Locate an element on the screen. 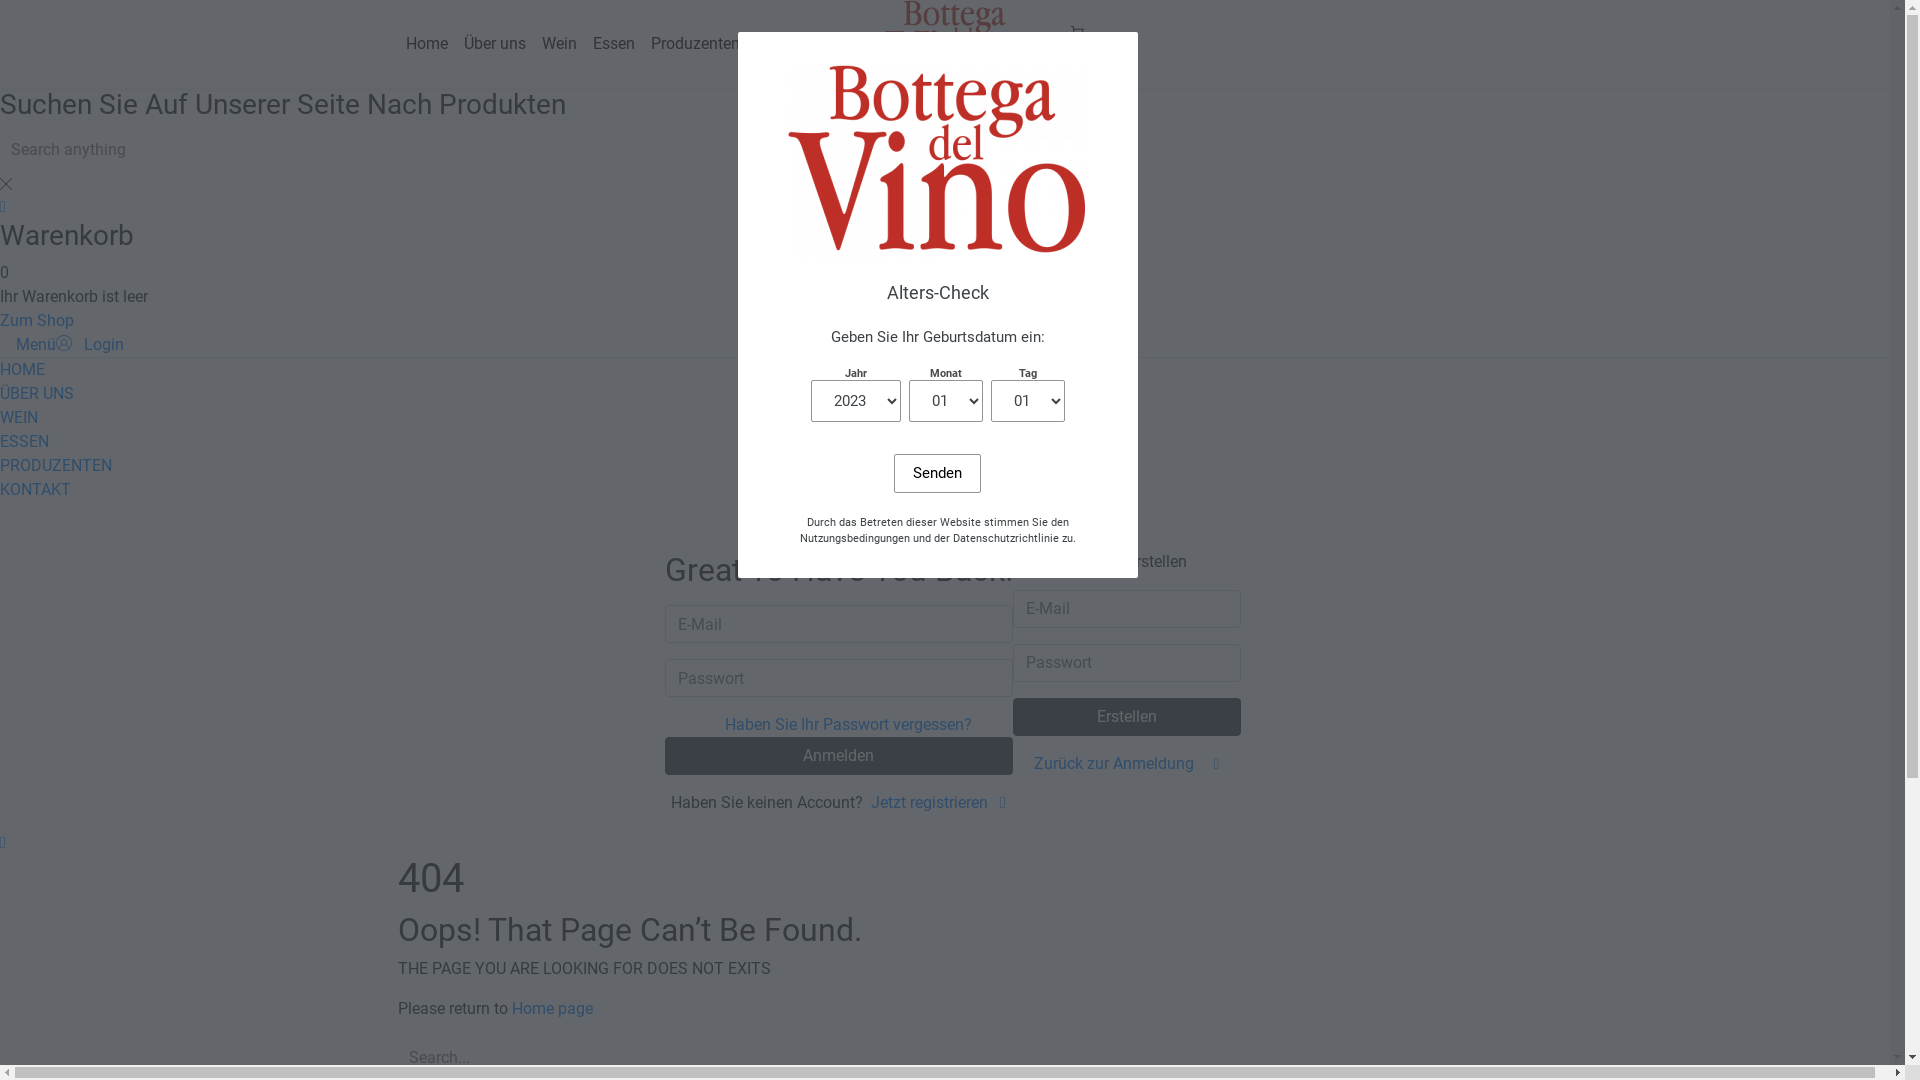 The image size is (1920, 1080). 'KONTAKT' is located at coordinates (35, 489).